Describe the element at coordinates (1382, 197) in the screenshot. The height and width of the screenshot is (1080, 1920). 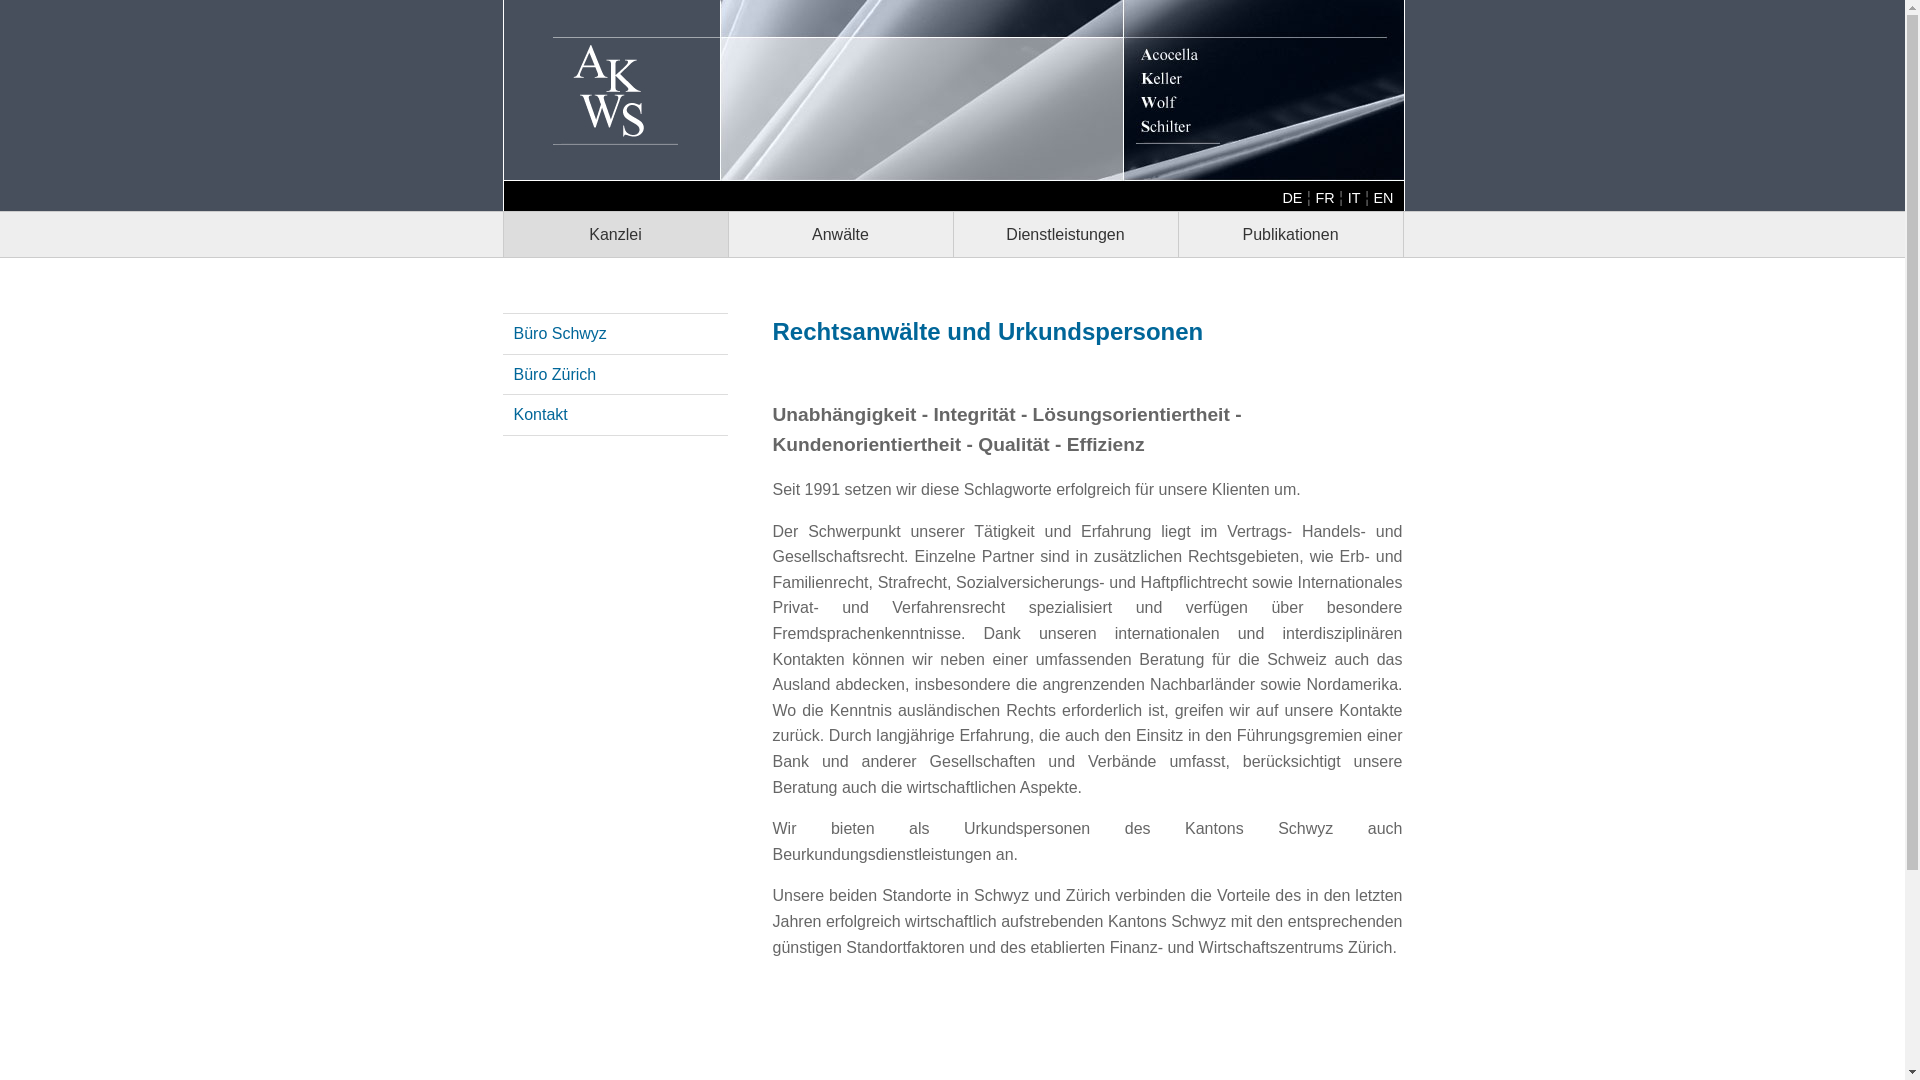
I see `'EN'` at that location.